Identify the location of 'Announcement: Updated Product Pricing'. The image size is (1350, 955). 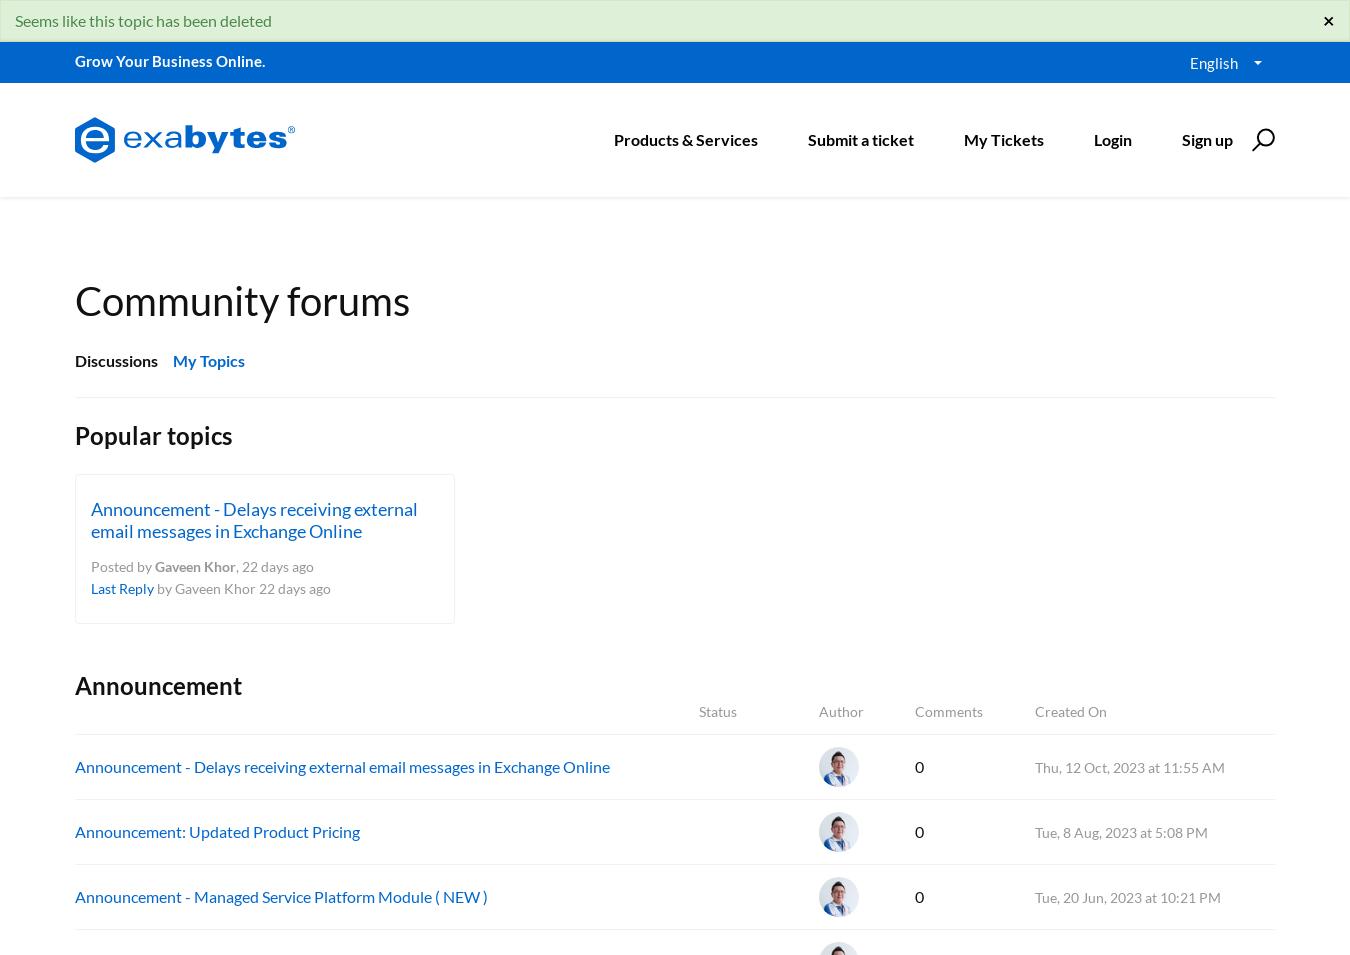
(217, 831).